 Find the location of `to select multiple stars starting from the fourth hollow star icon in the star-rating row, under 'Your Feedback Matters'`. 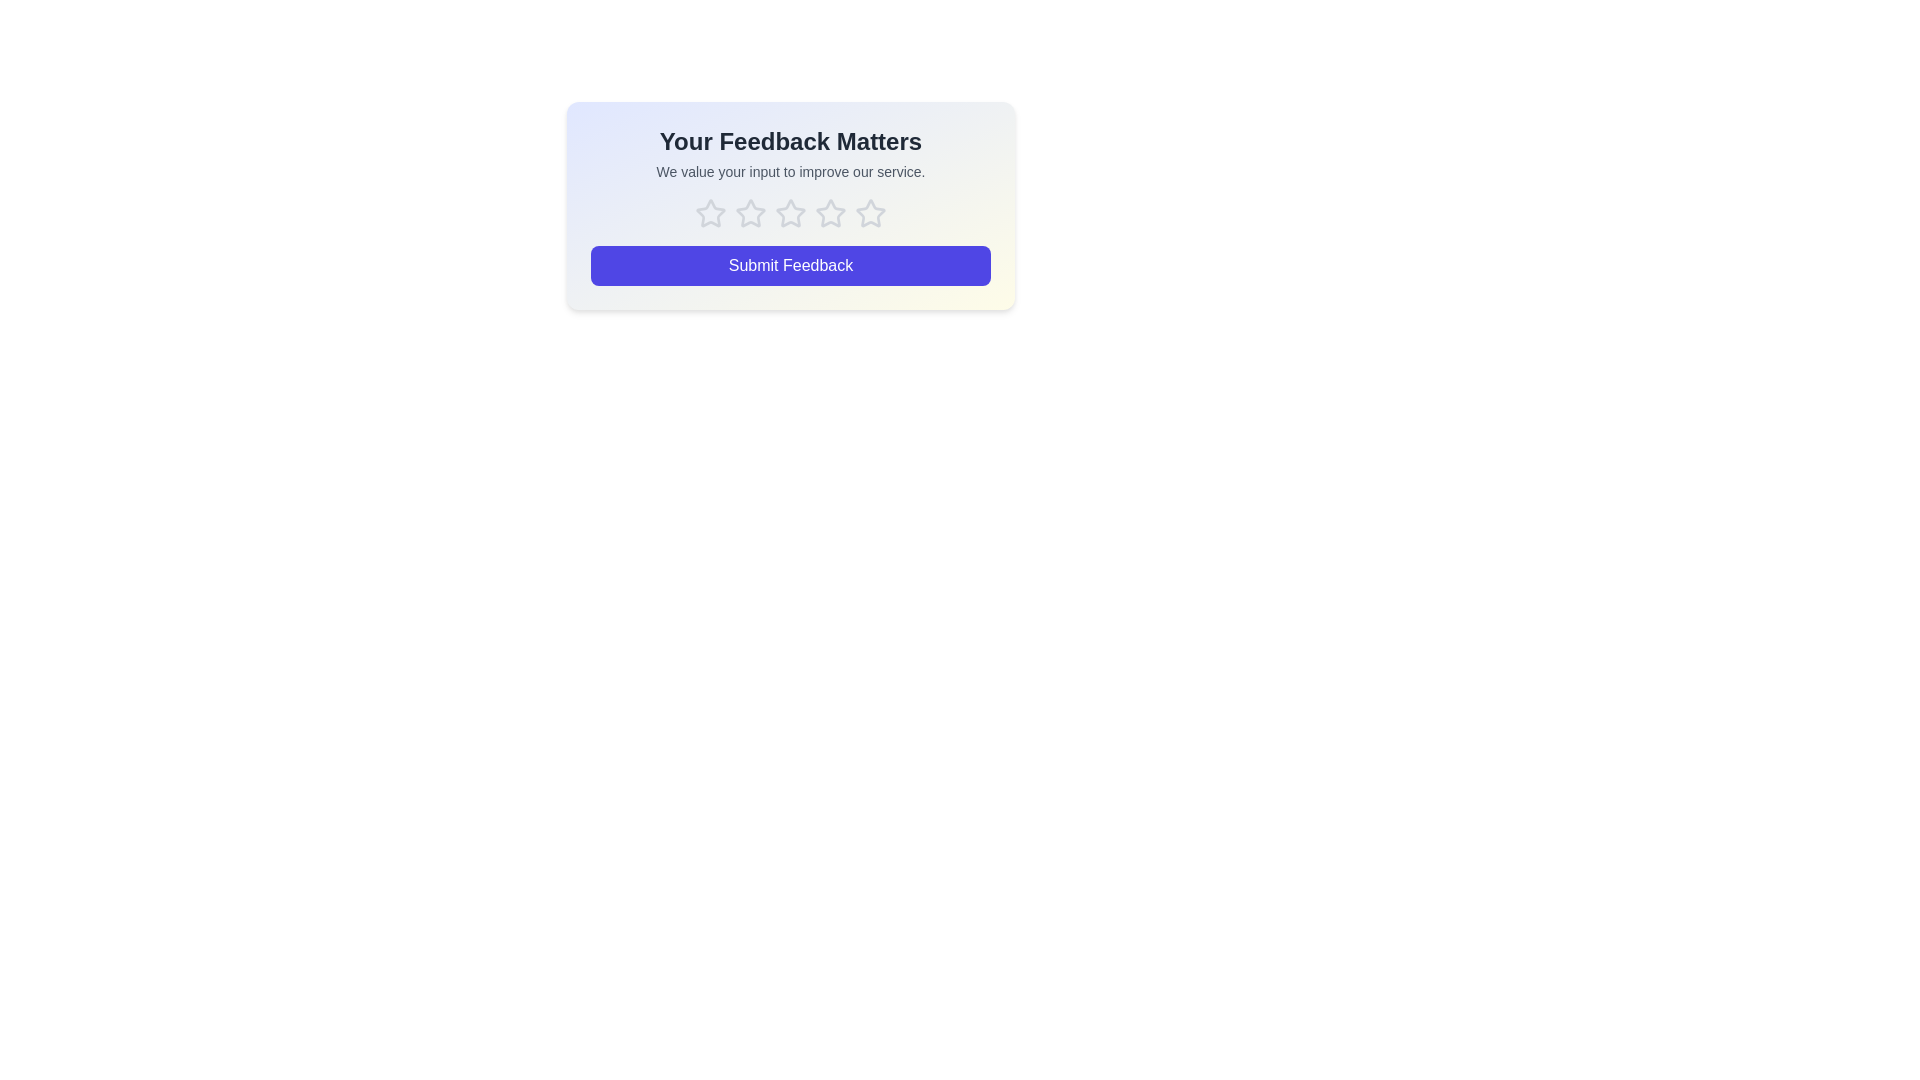

to select multiple stars starting from the fourth hollow star icon in the star-rating row, under 'Your Feedback Matters' is located at coordinates (790, 213).